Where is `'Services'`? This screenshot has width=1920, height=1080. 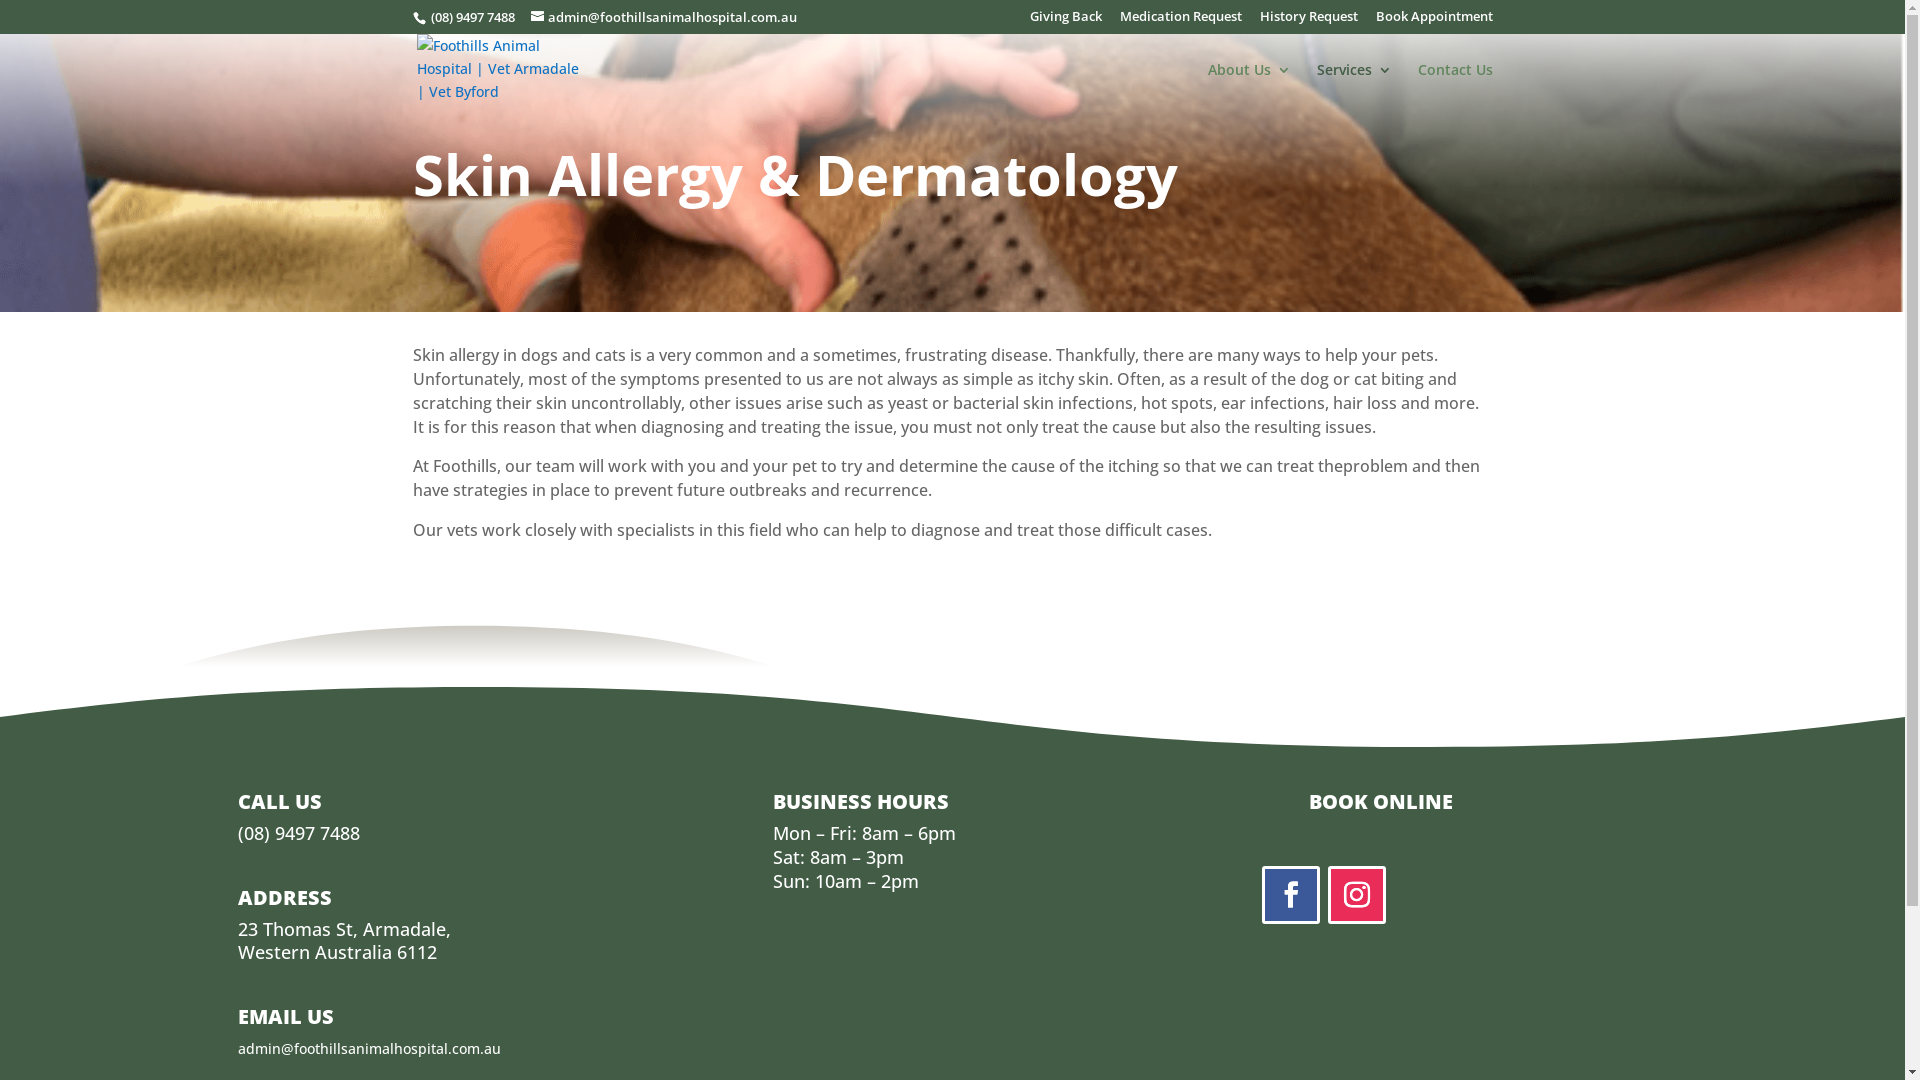 'Services' is located at coordinates (1353, 85).